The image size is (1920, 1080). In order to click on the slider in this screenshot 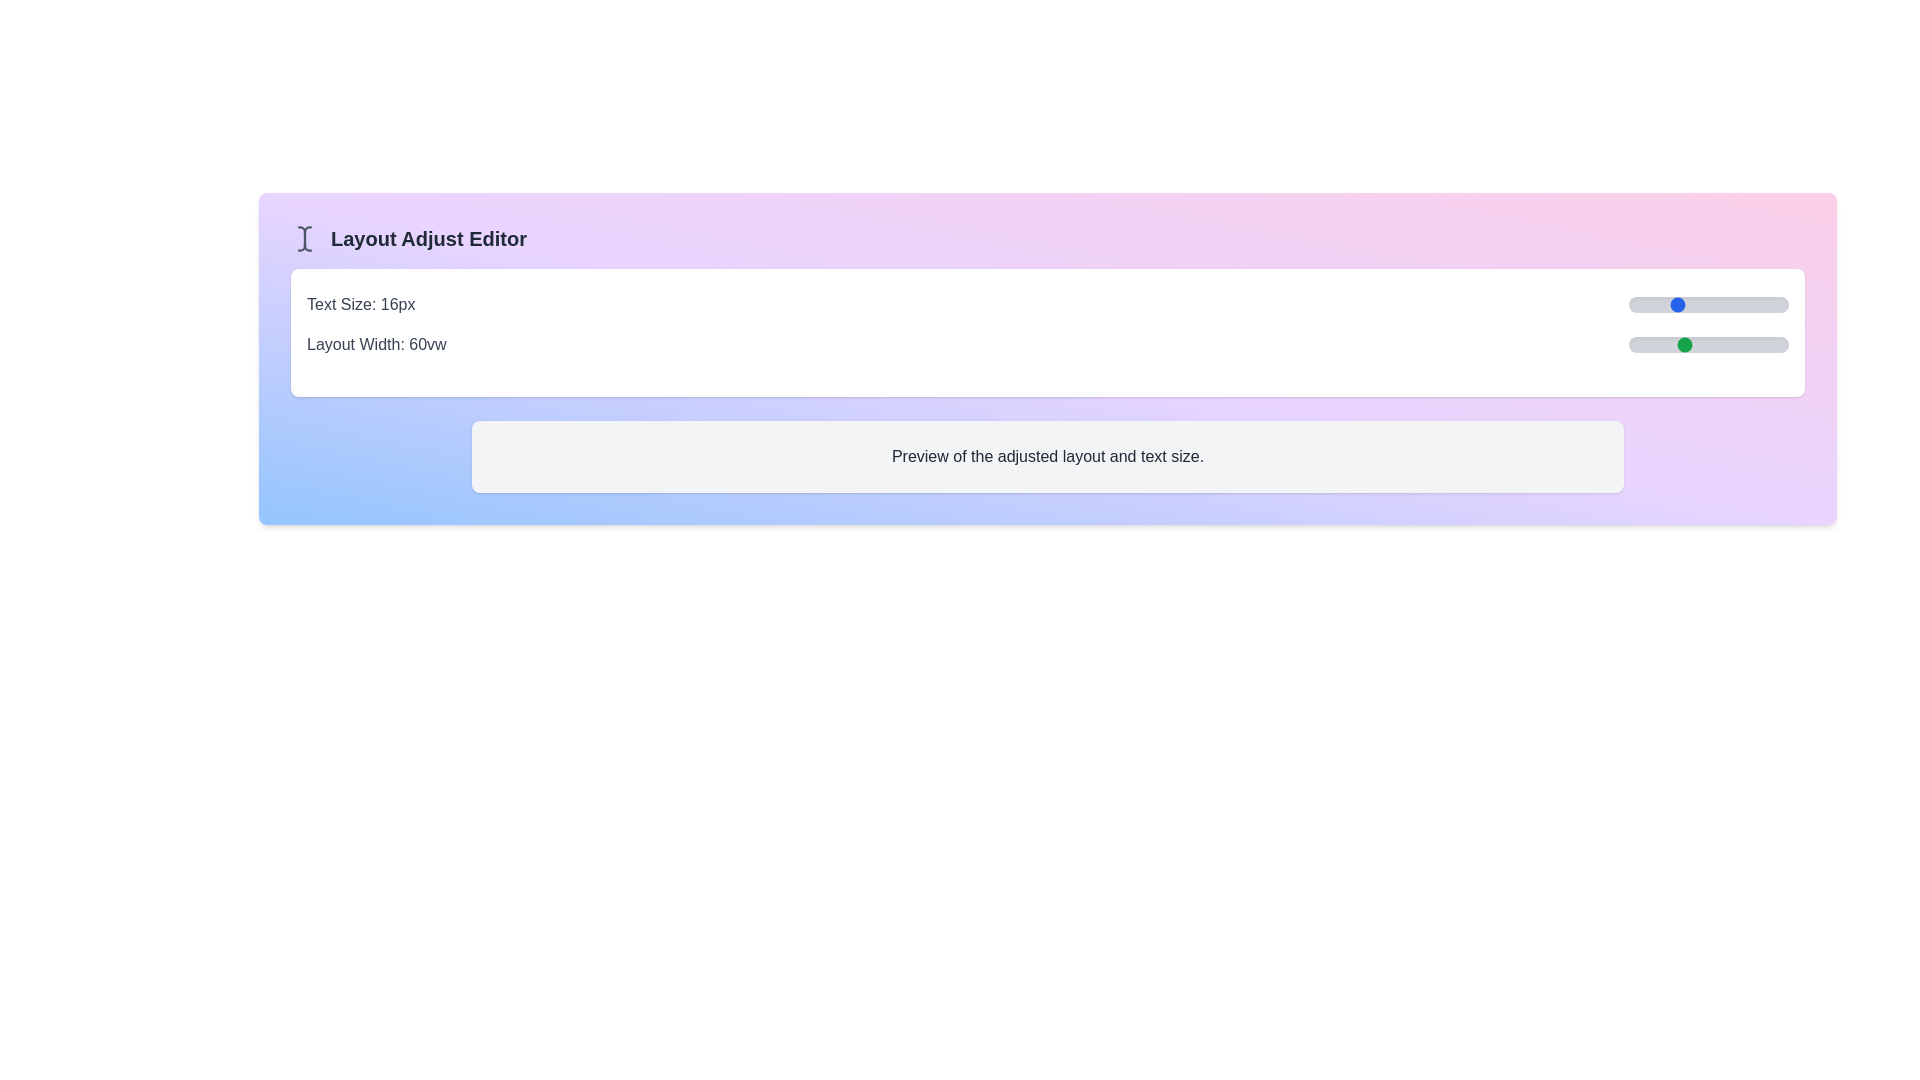, I will do `click(1747, 343)`.